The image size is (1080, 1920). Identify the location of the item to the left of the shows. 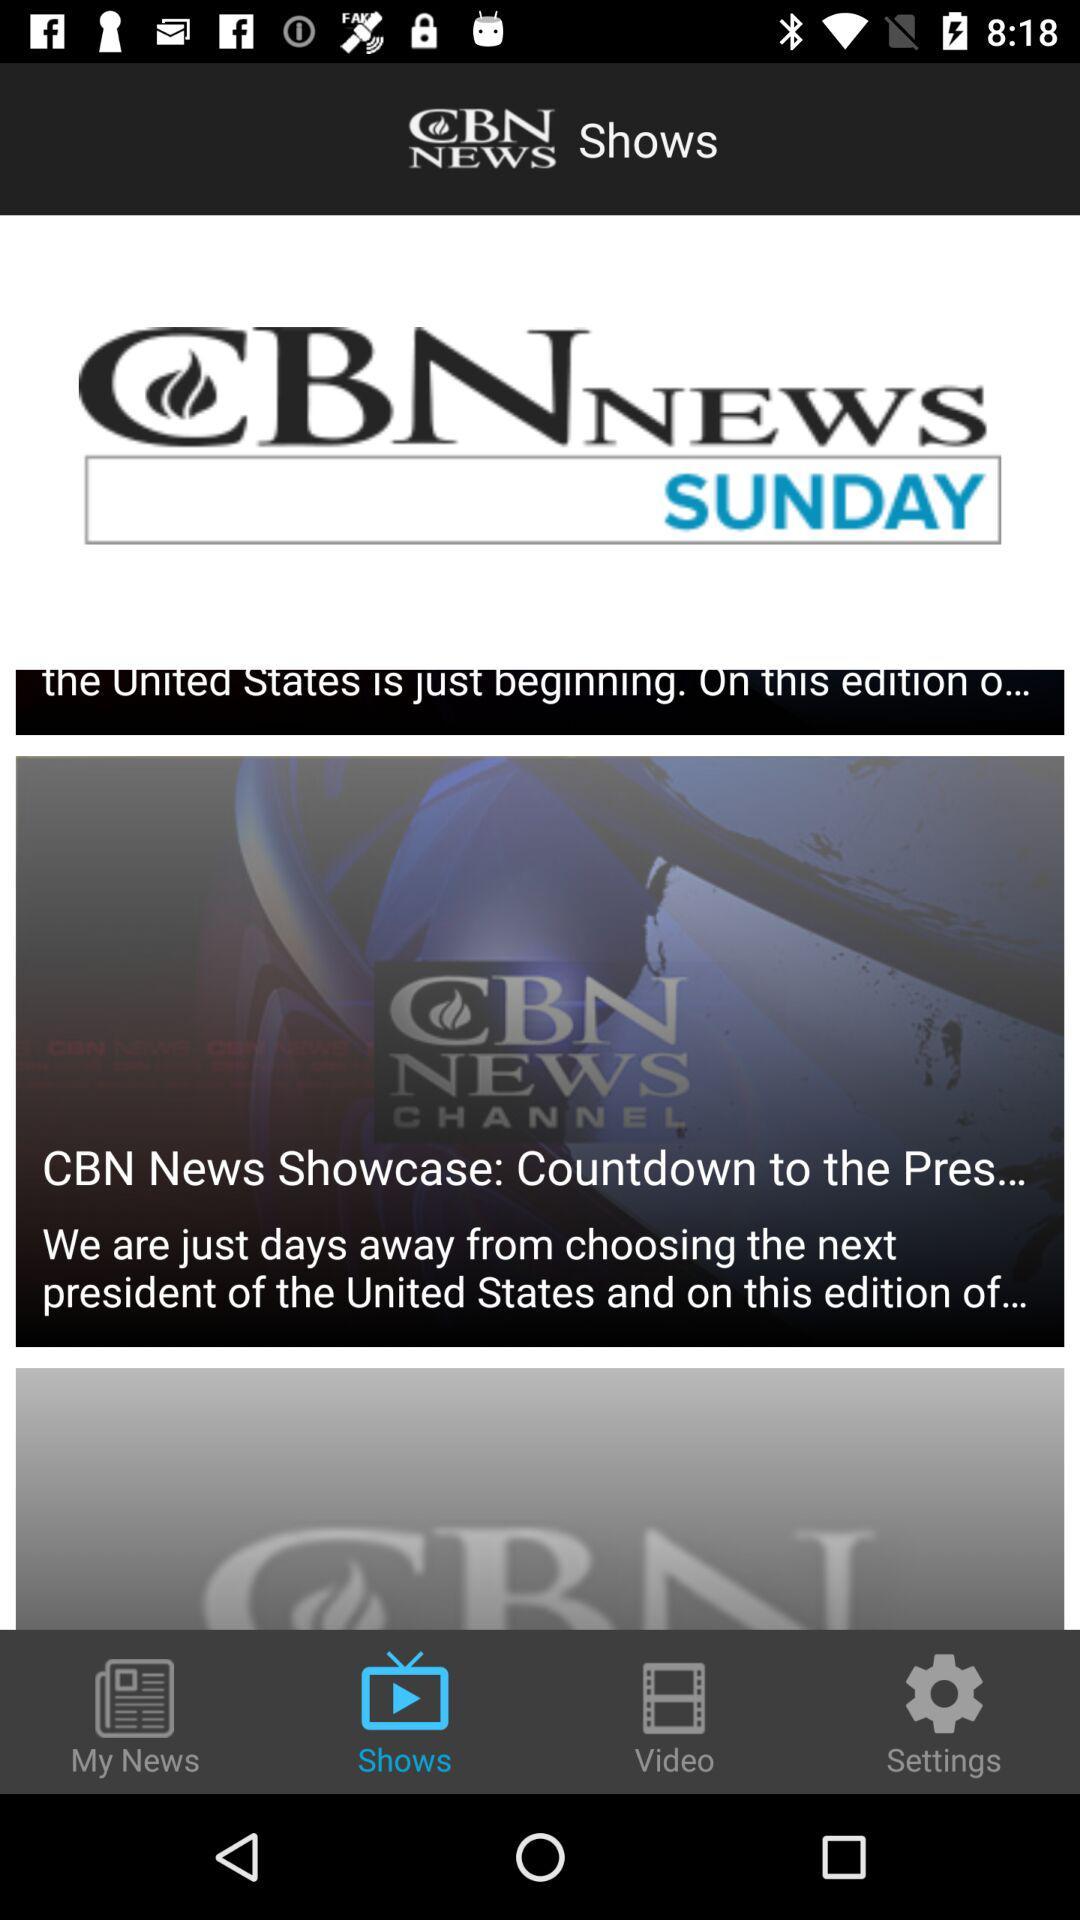
(135, 1718).